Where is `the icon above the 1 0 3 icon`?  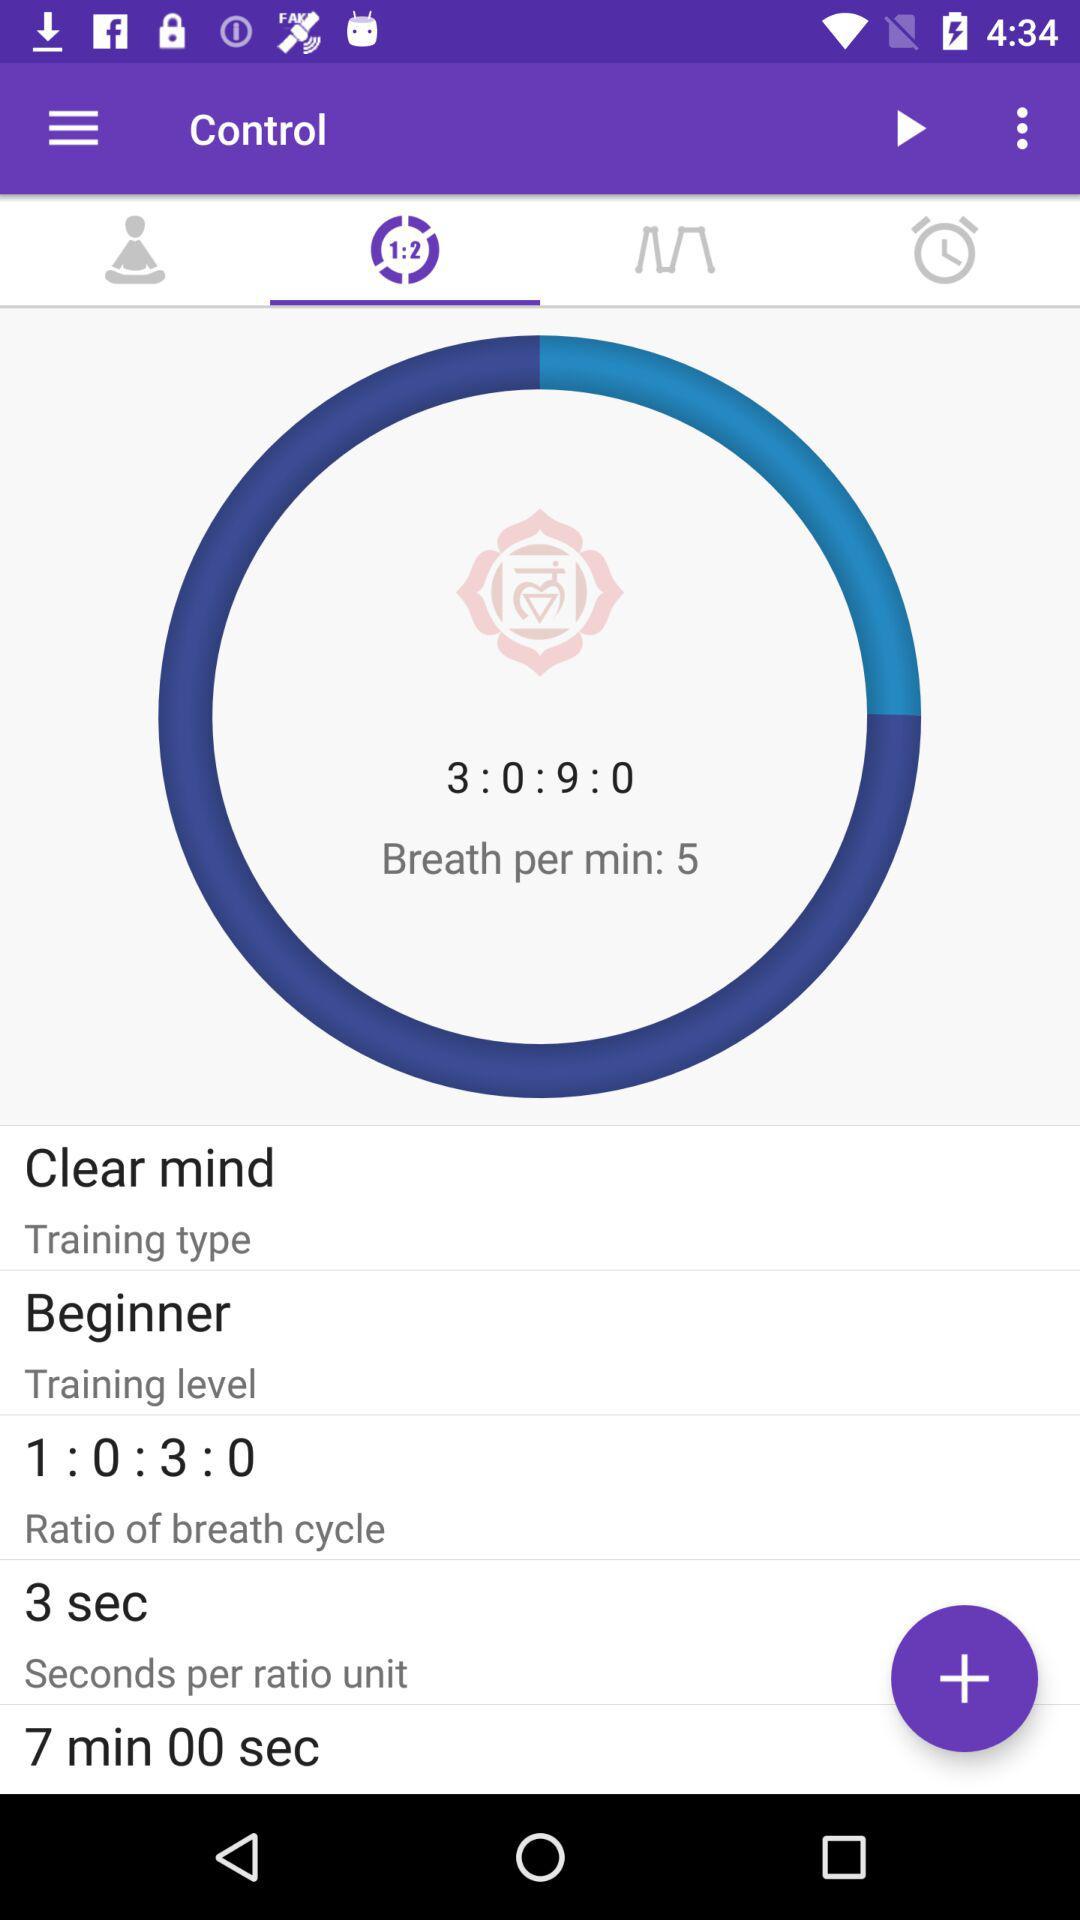 the icon above the 1 0 3 icon is located at coordinates (540, 1381).